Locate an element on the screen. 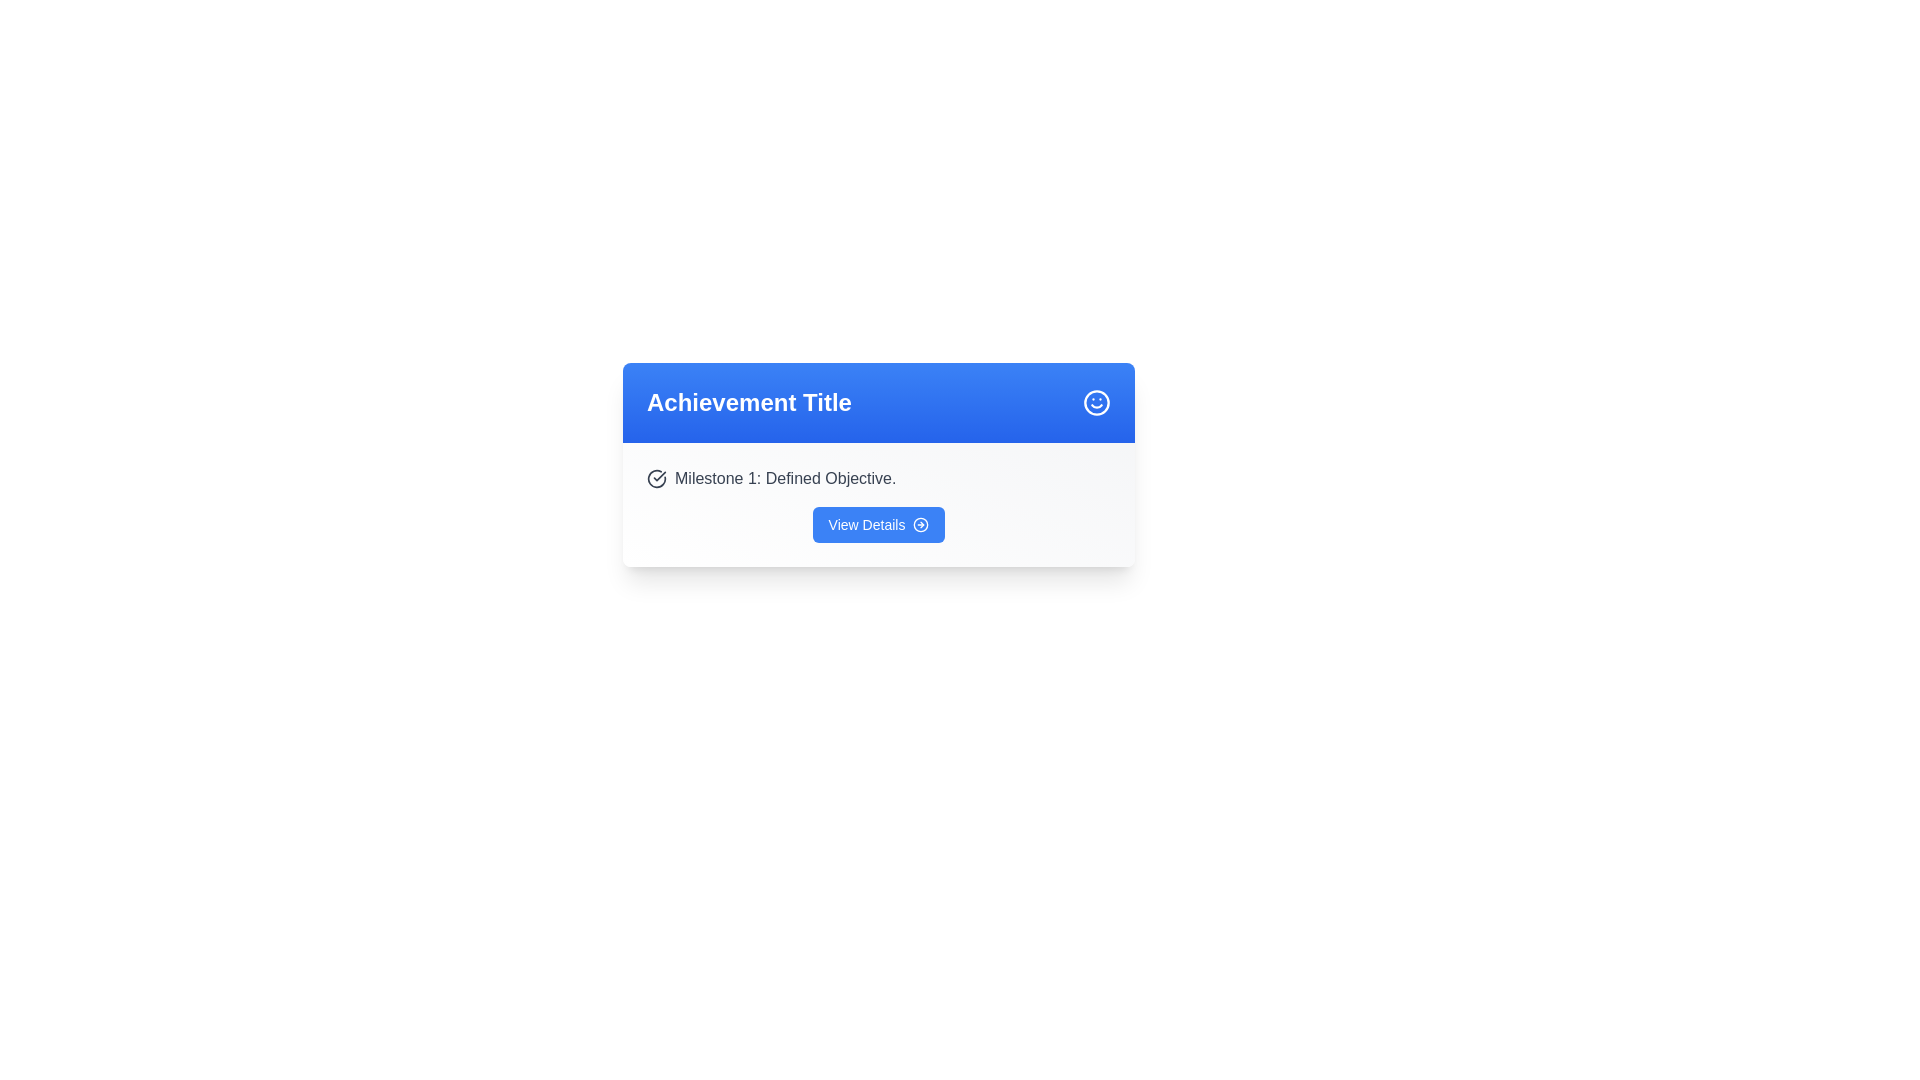 Image resolution: width=1920 pixels, height=1080 pixels. the icon located at the far right of the 'View Details' button is located at coordinates (920, 523).